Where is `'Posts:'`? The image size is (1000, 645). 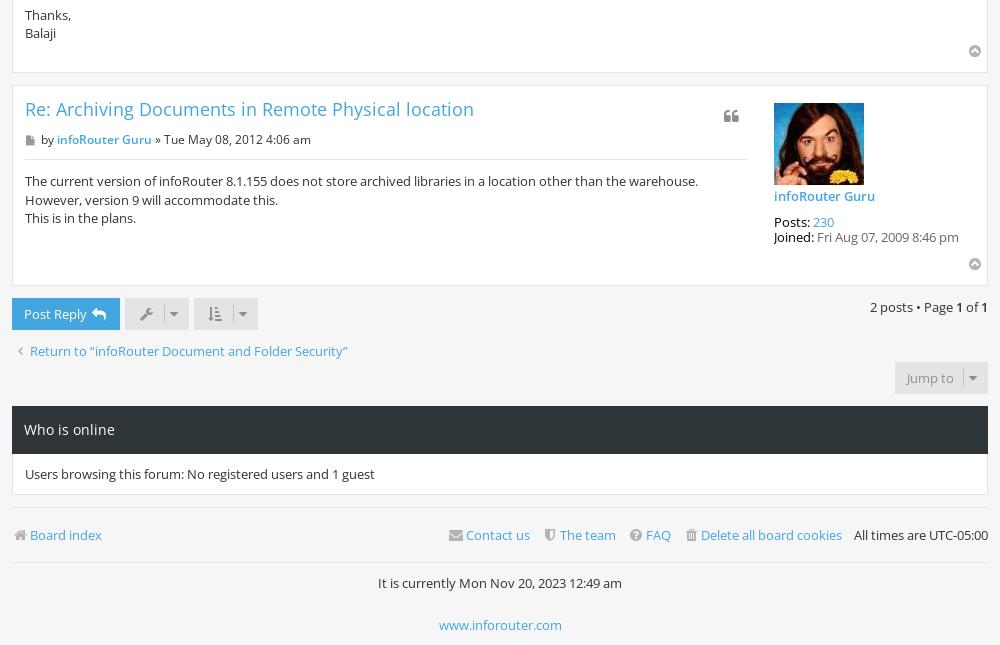 'Posts:' is located at coordinates (774, 219).